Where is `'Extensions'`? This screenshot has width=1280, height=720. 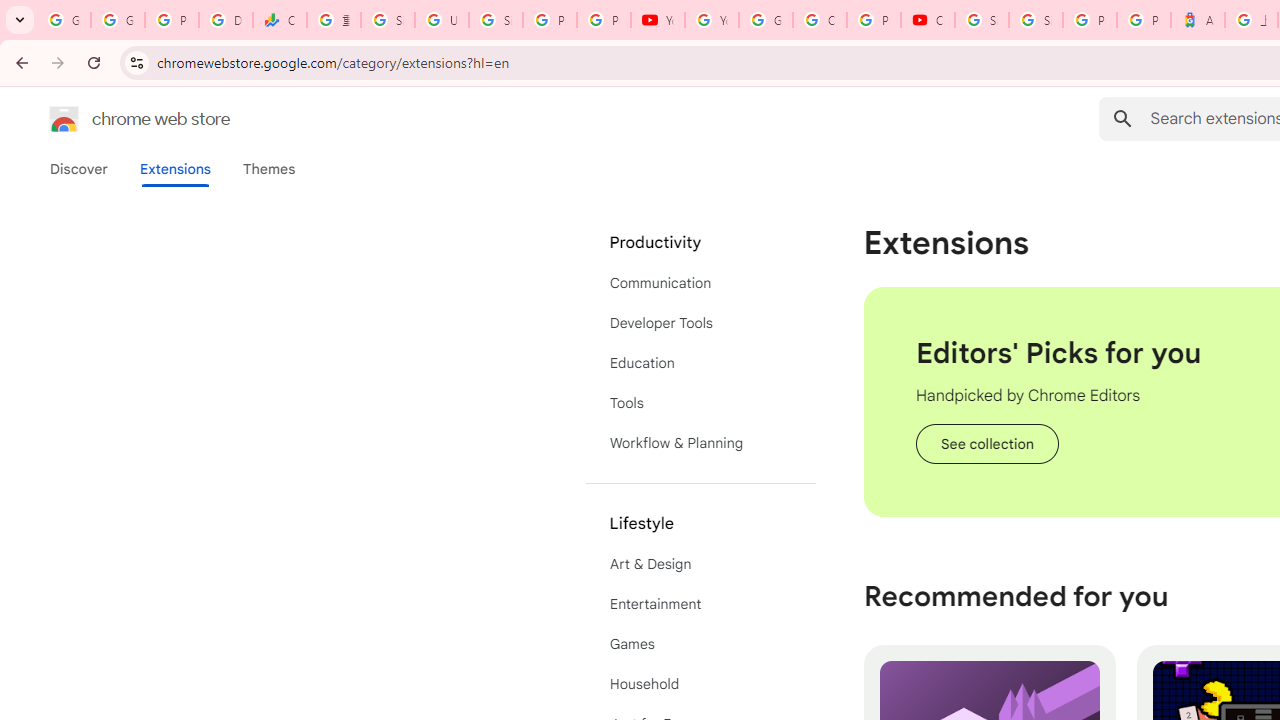 'Extensions' is located at coordinates (174, 168).